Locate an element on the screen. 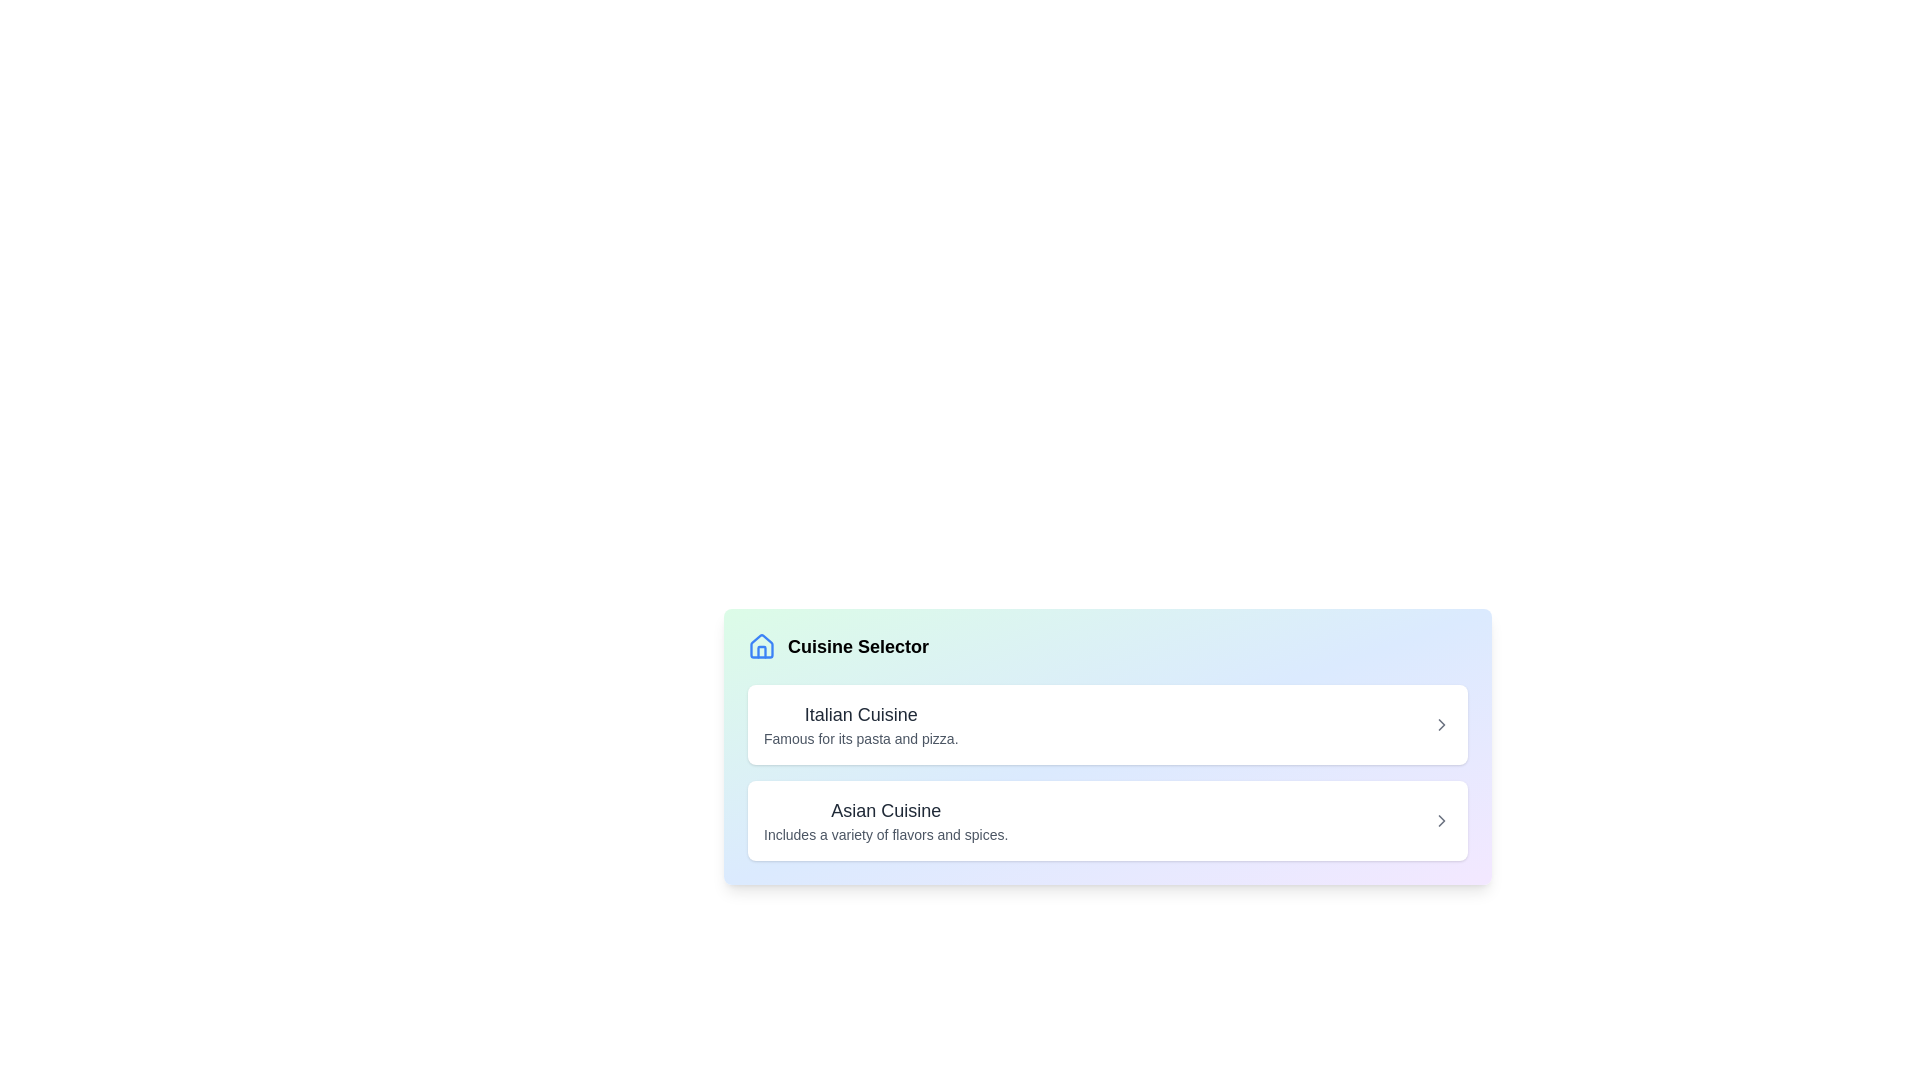  the bold, medium-sized text label displaying 'Italian Cuisine' which is positioned above the description text 'Famous for its pasta and pizza.' is located at coordinates (861, 713).